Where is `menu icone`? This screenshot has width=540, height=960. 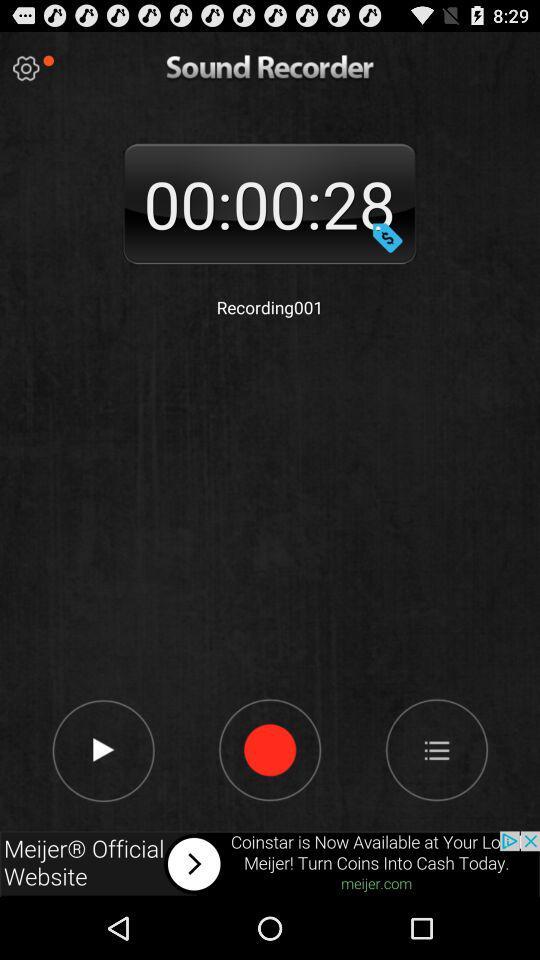
menu icone is located at coordinates (435, 748).